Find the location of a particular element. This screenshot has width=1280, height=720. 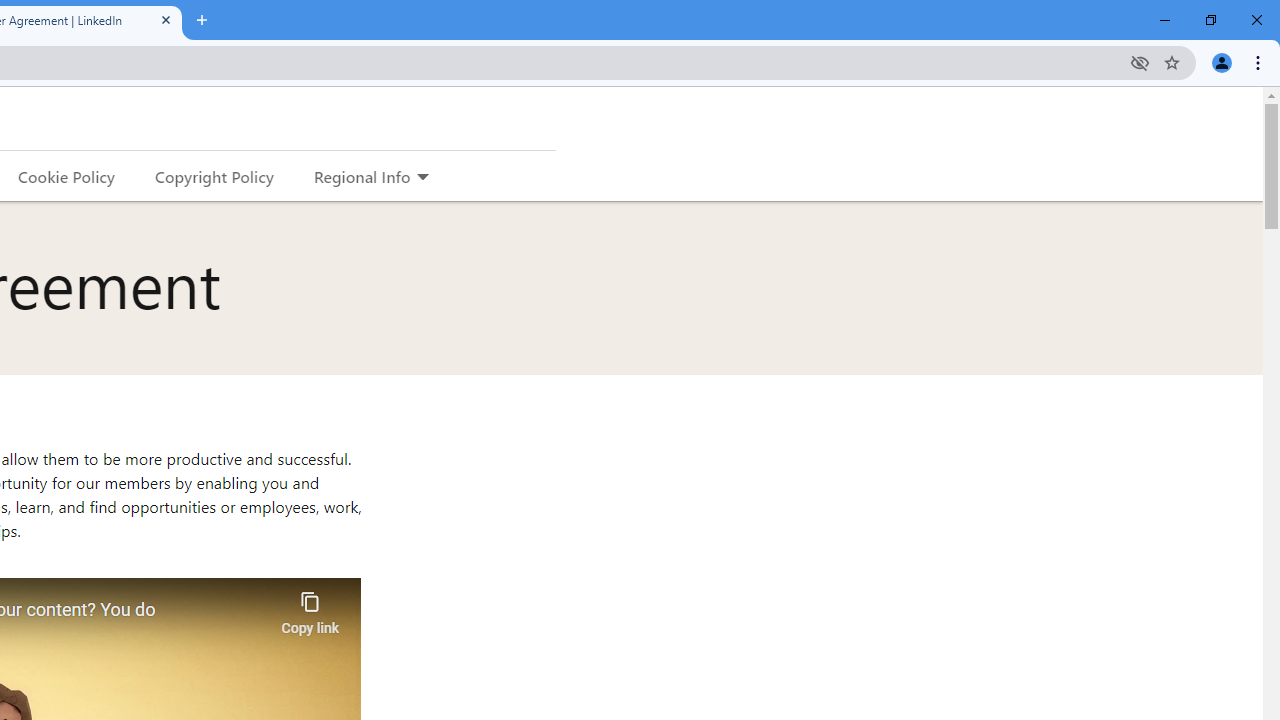

'Expand to show more links for Regional Info' is located at coordinates (421, 177).